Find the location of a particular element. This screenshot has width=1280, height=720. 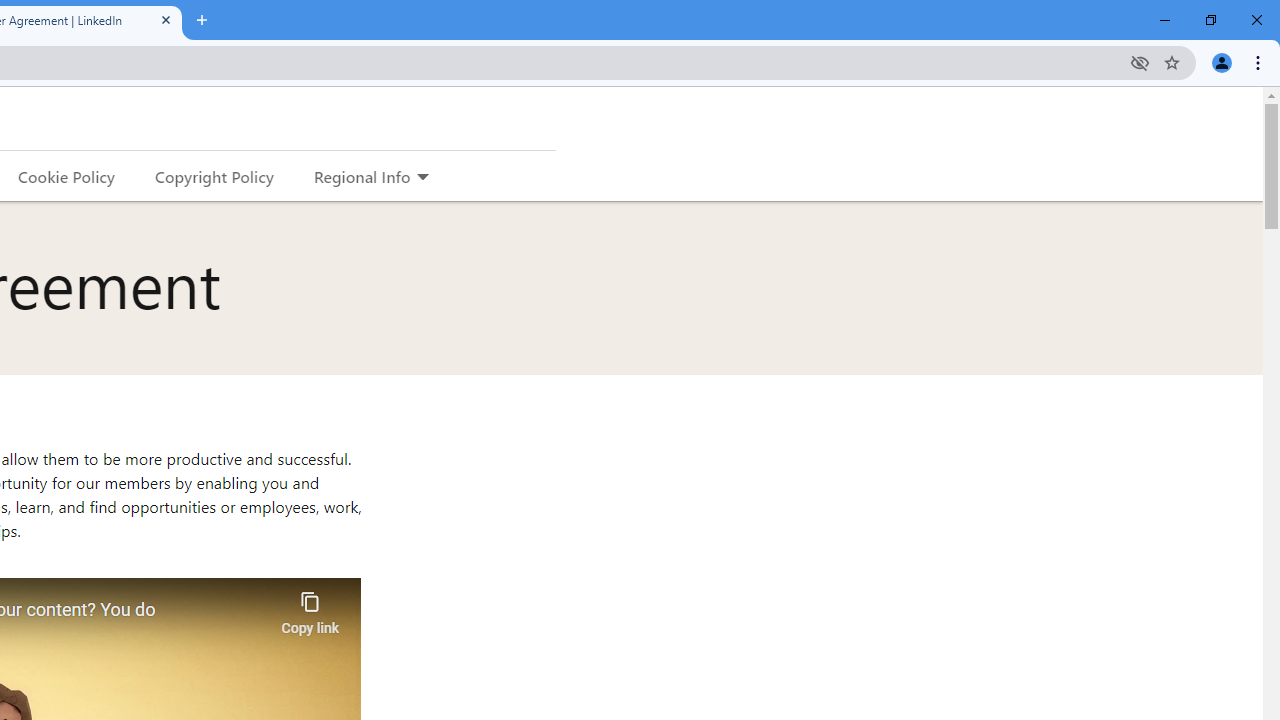

'Expand to show more links for Regional Info' is located at coordinates (421, 177).